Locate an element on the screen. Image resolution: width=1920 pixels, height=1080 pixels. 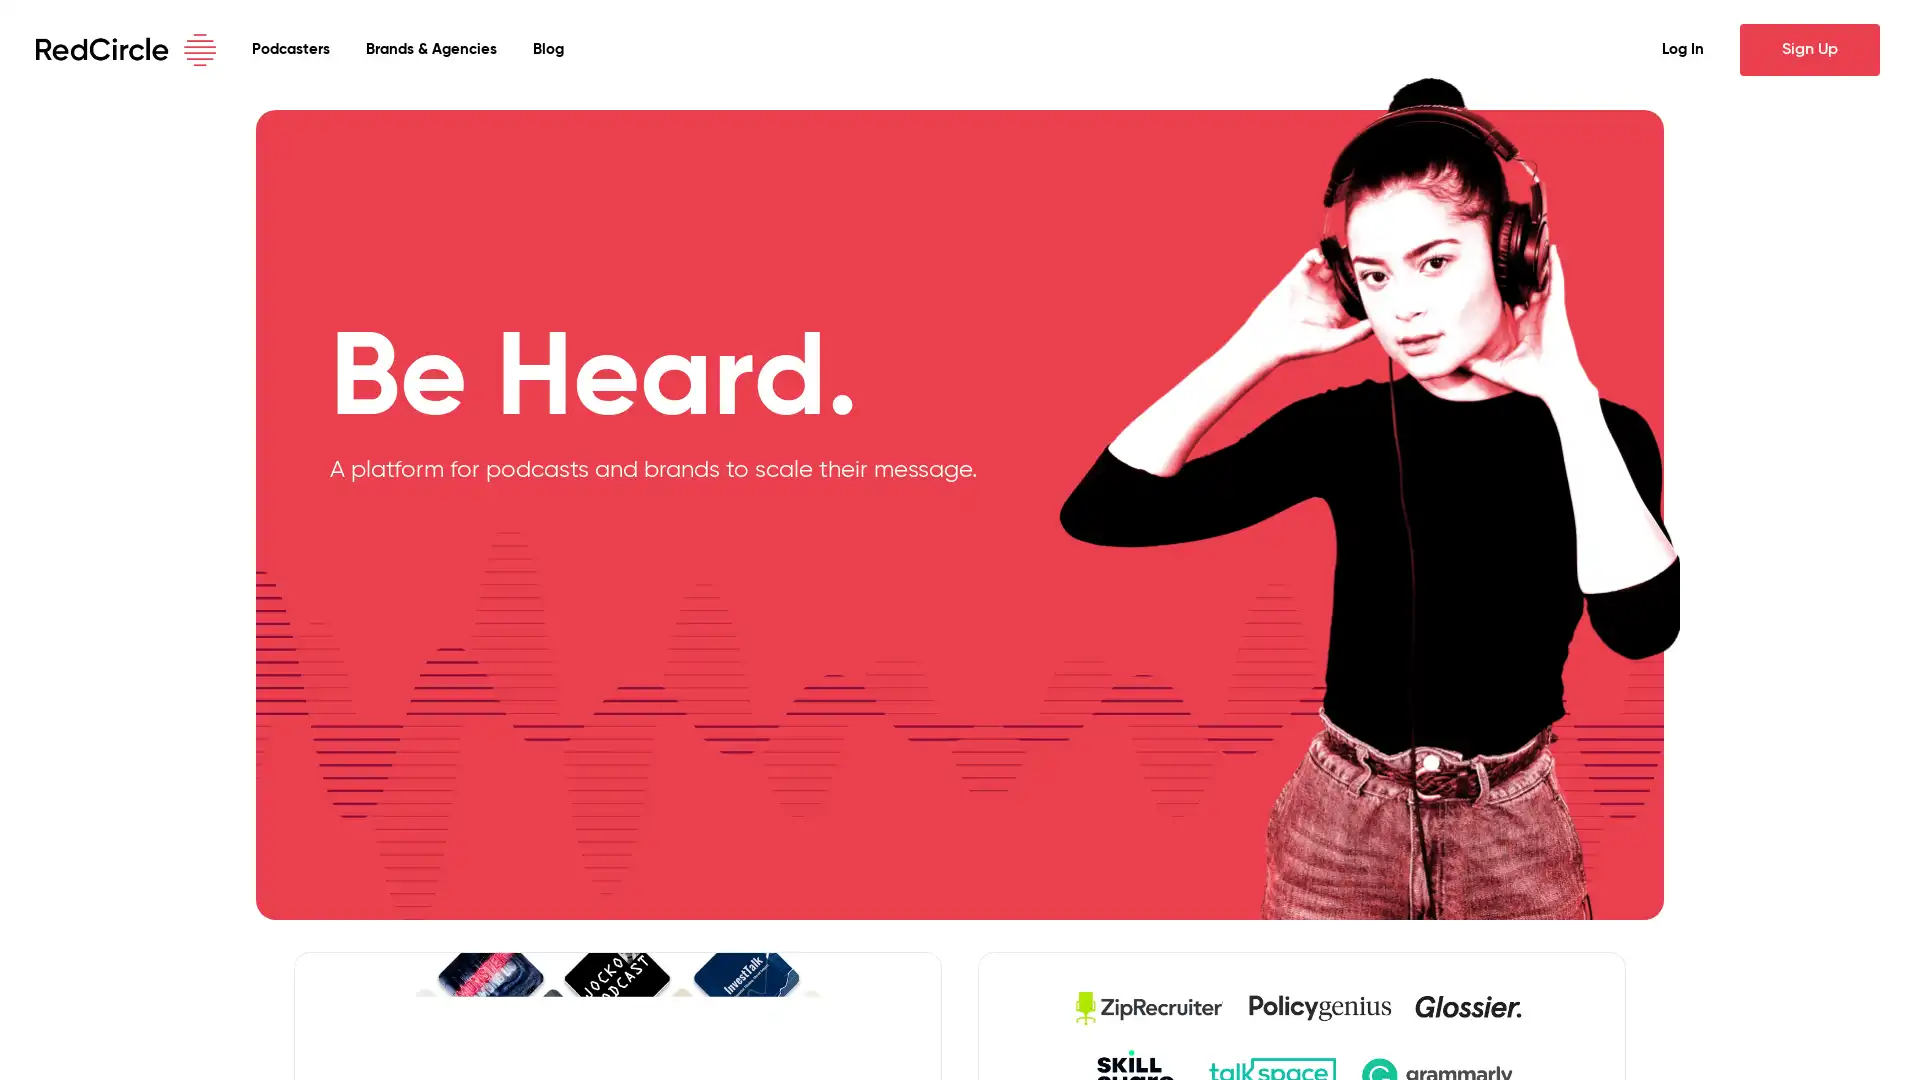
Sign Up is located at coordinates (1809, 49).